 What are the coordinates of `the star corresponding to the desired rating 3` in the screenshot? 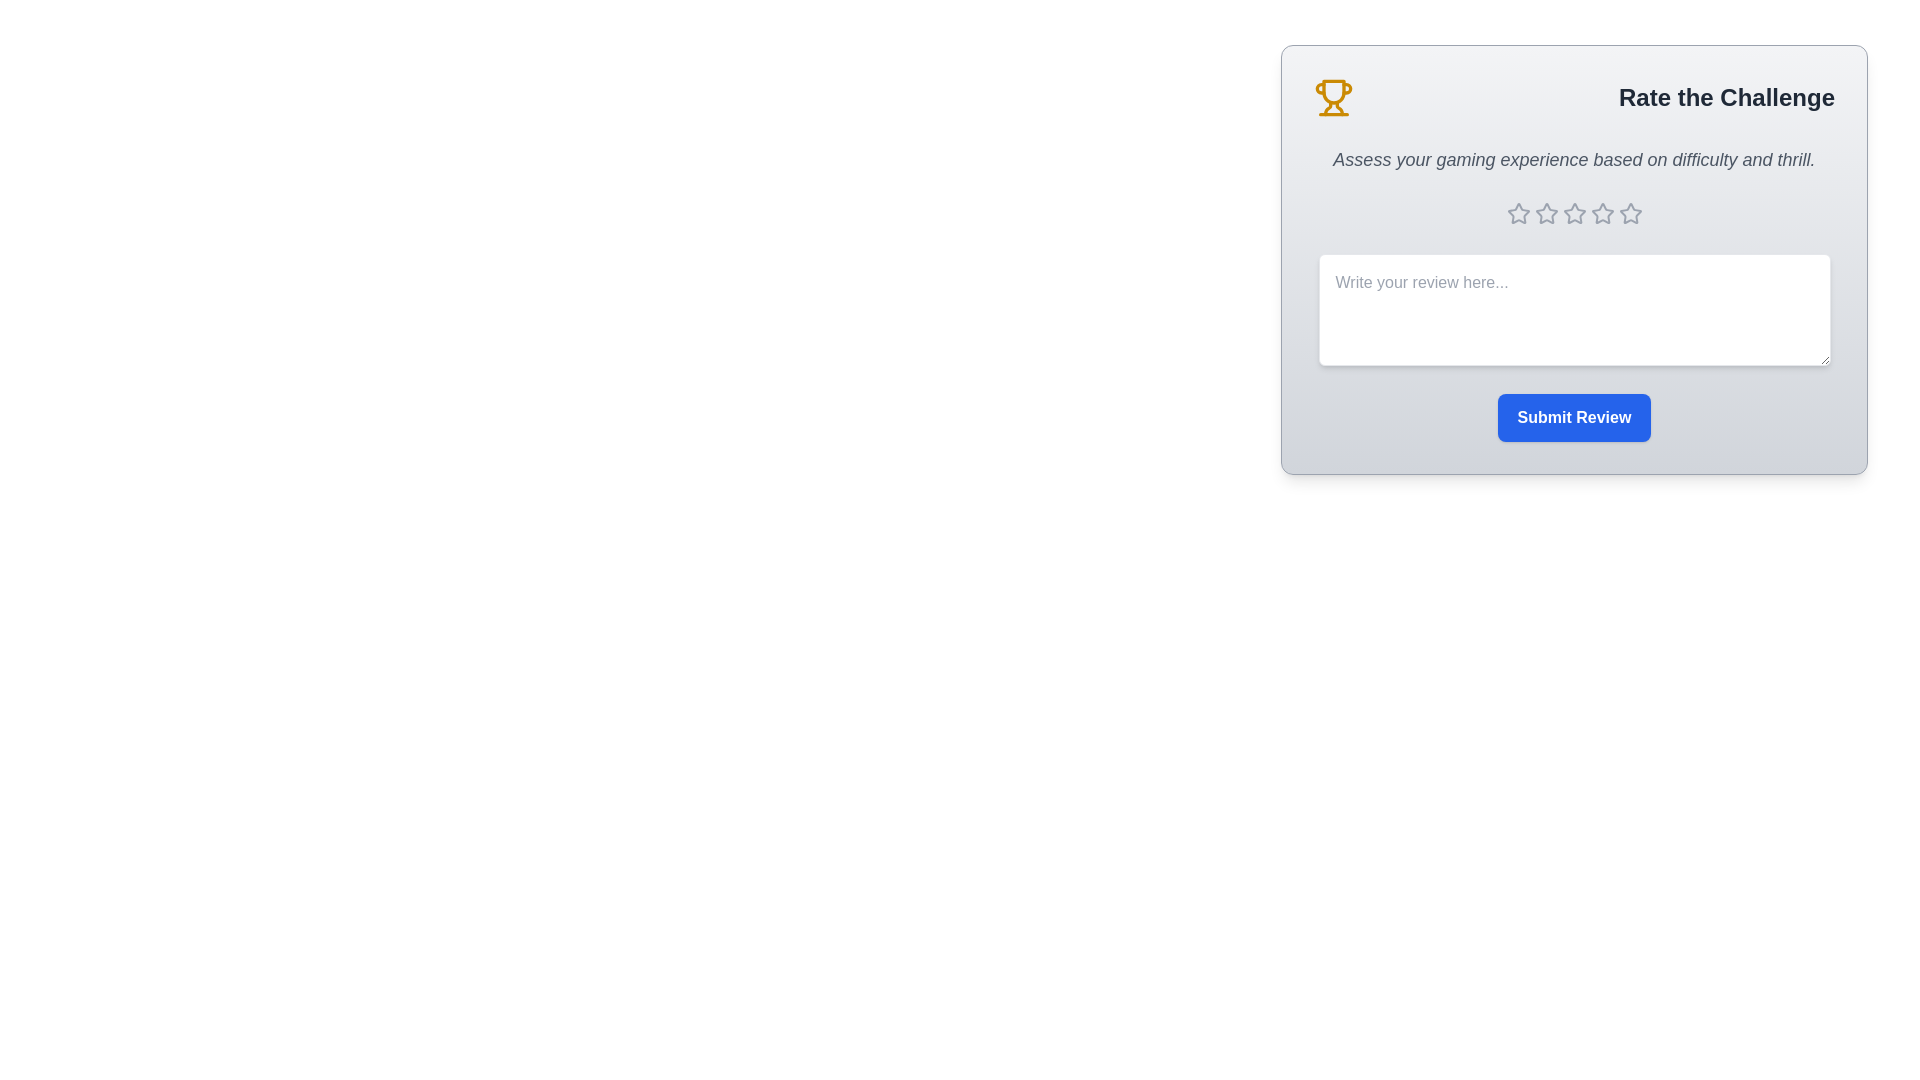 It's located at (1573, 213).